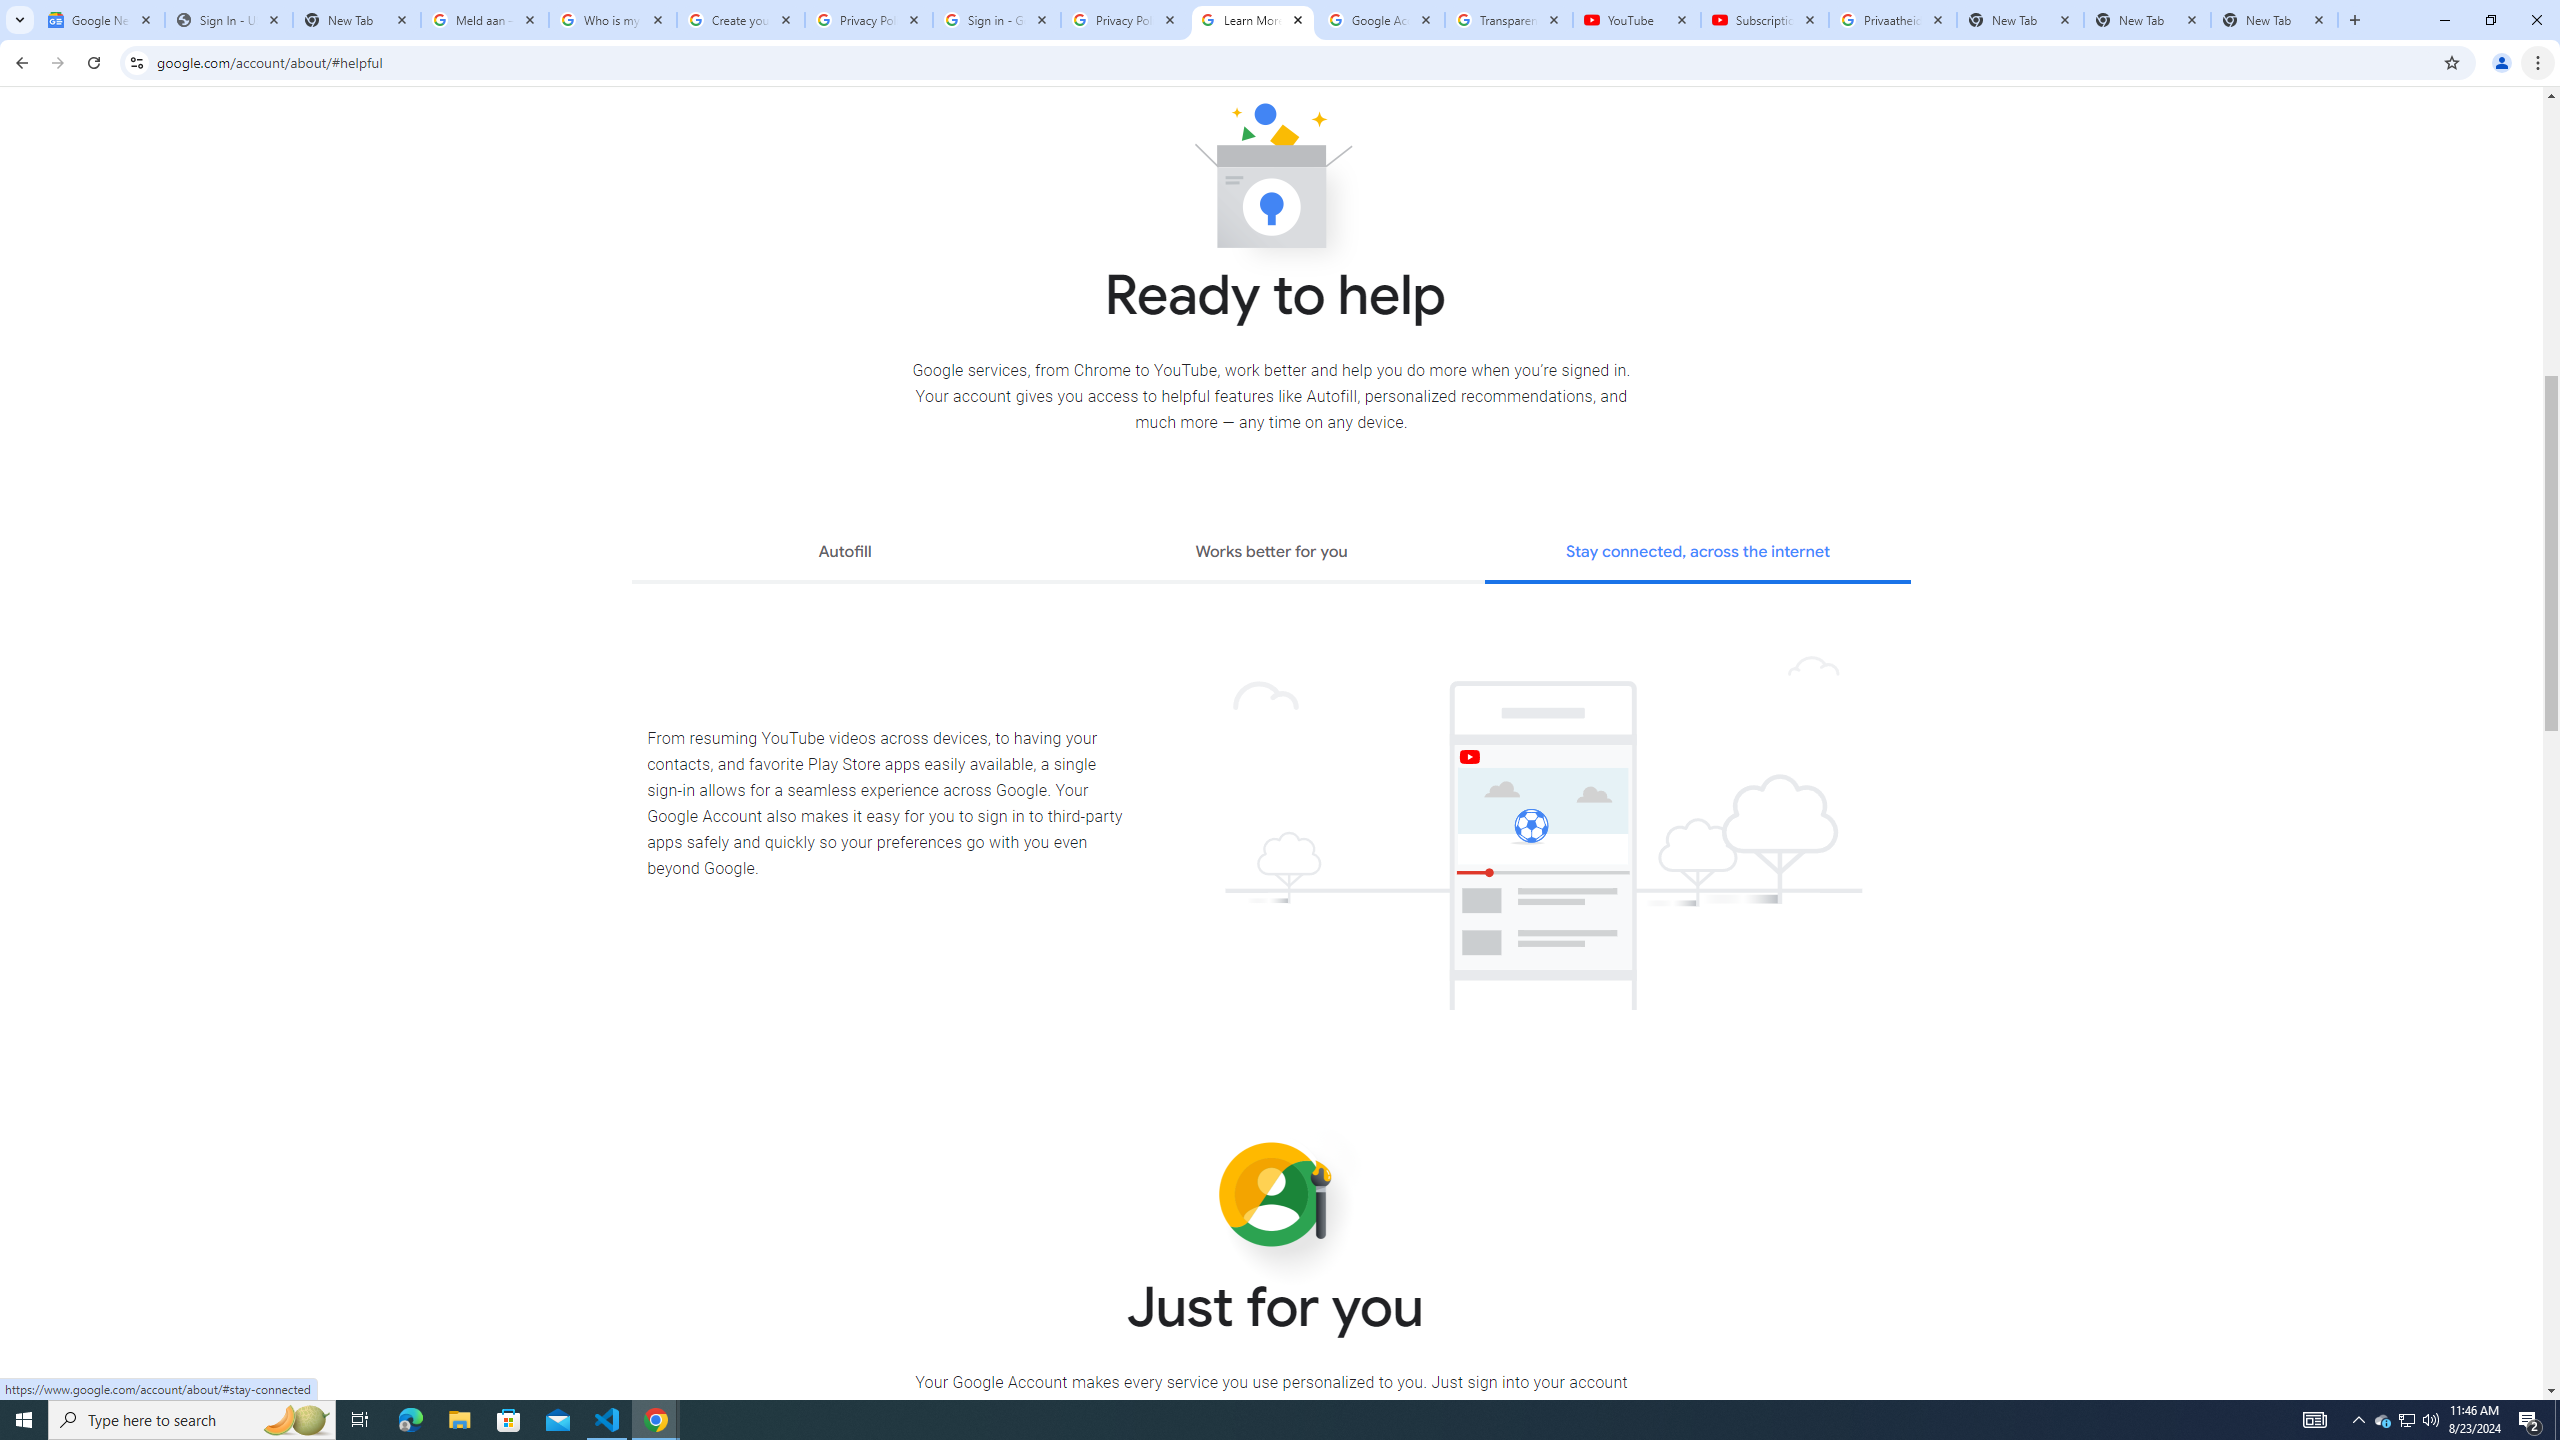 This screenshot has height=1440, width=2560. I want to click on 'Google News', so click(101, 19).